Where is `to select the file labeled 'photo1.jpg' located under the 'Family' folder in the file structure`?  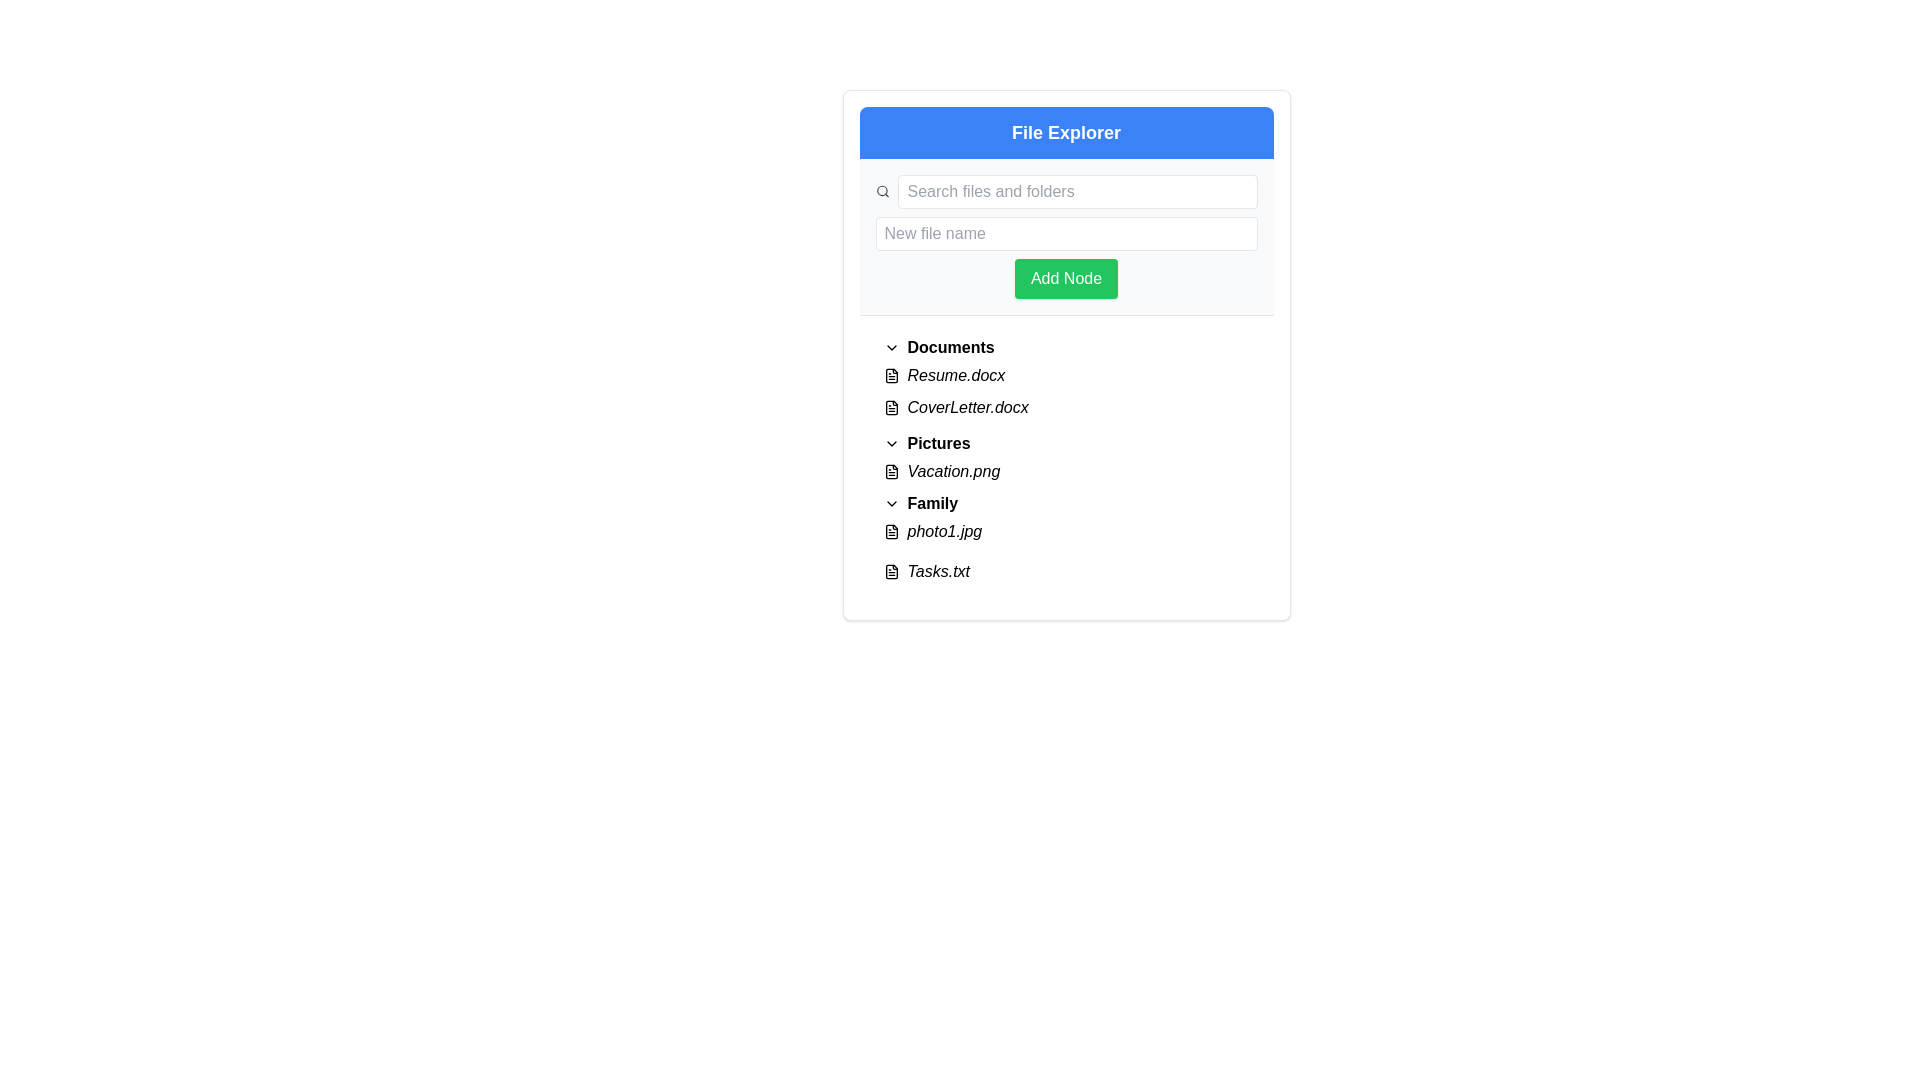
to select the file labeled 'photo1.jpg' located under the 'Family' folder in the file structure is located at coordinates (1065, 531).